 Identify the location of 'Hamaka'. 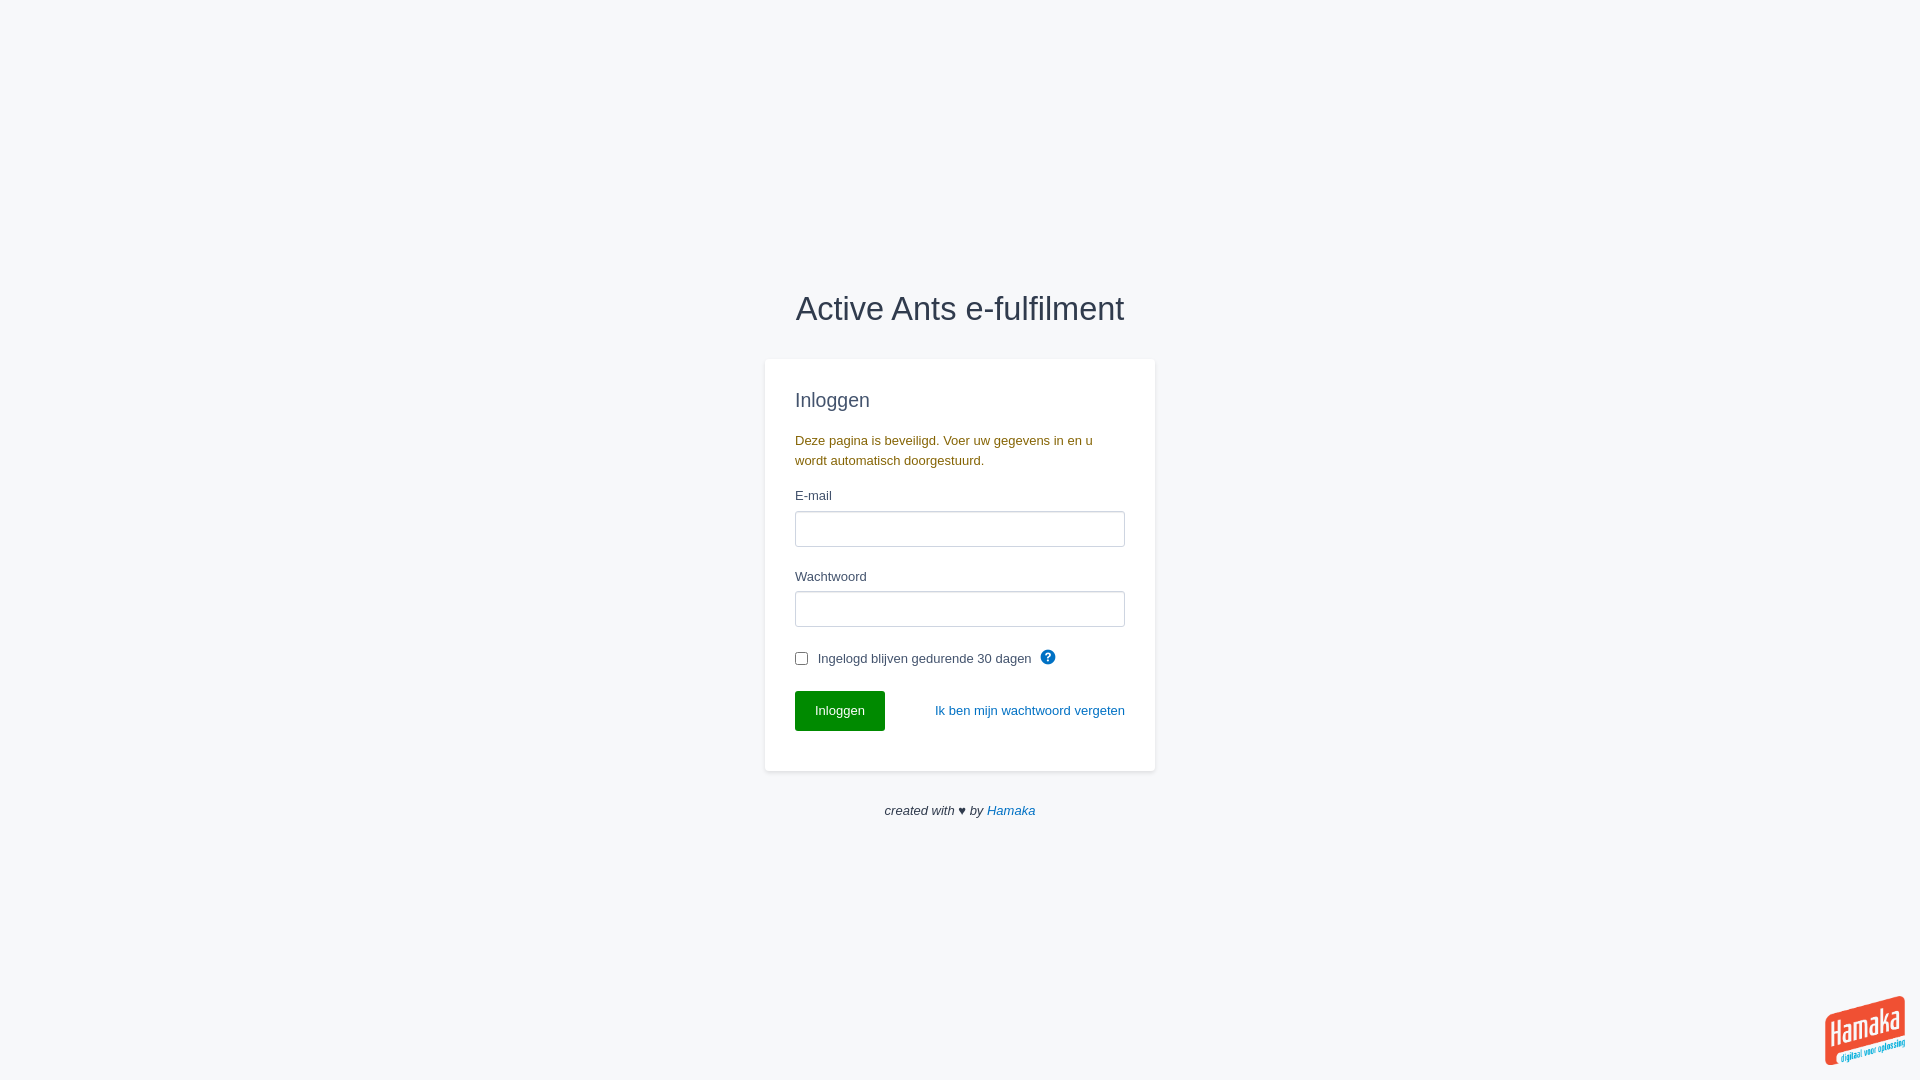
(1011, 810).